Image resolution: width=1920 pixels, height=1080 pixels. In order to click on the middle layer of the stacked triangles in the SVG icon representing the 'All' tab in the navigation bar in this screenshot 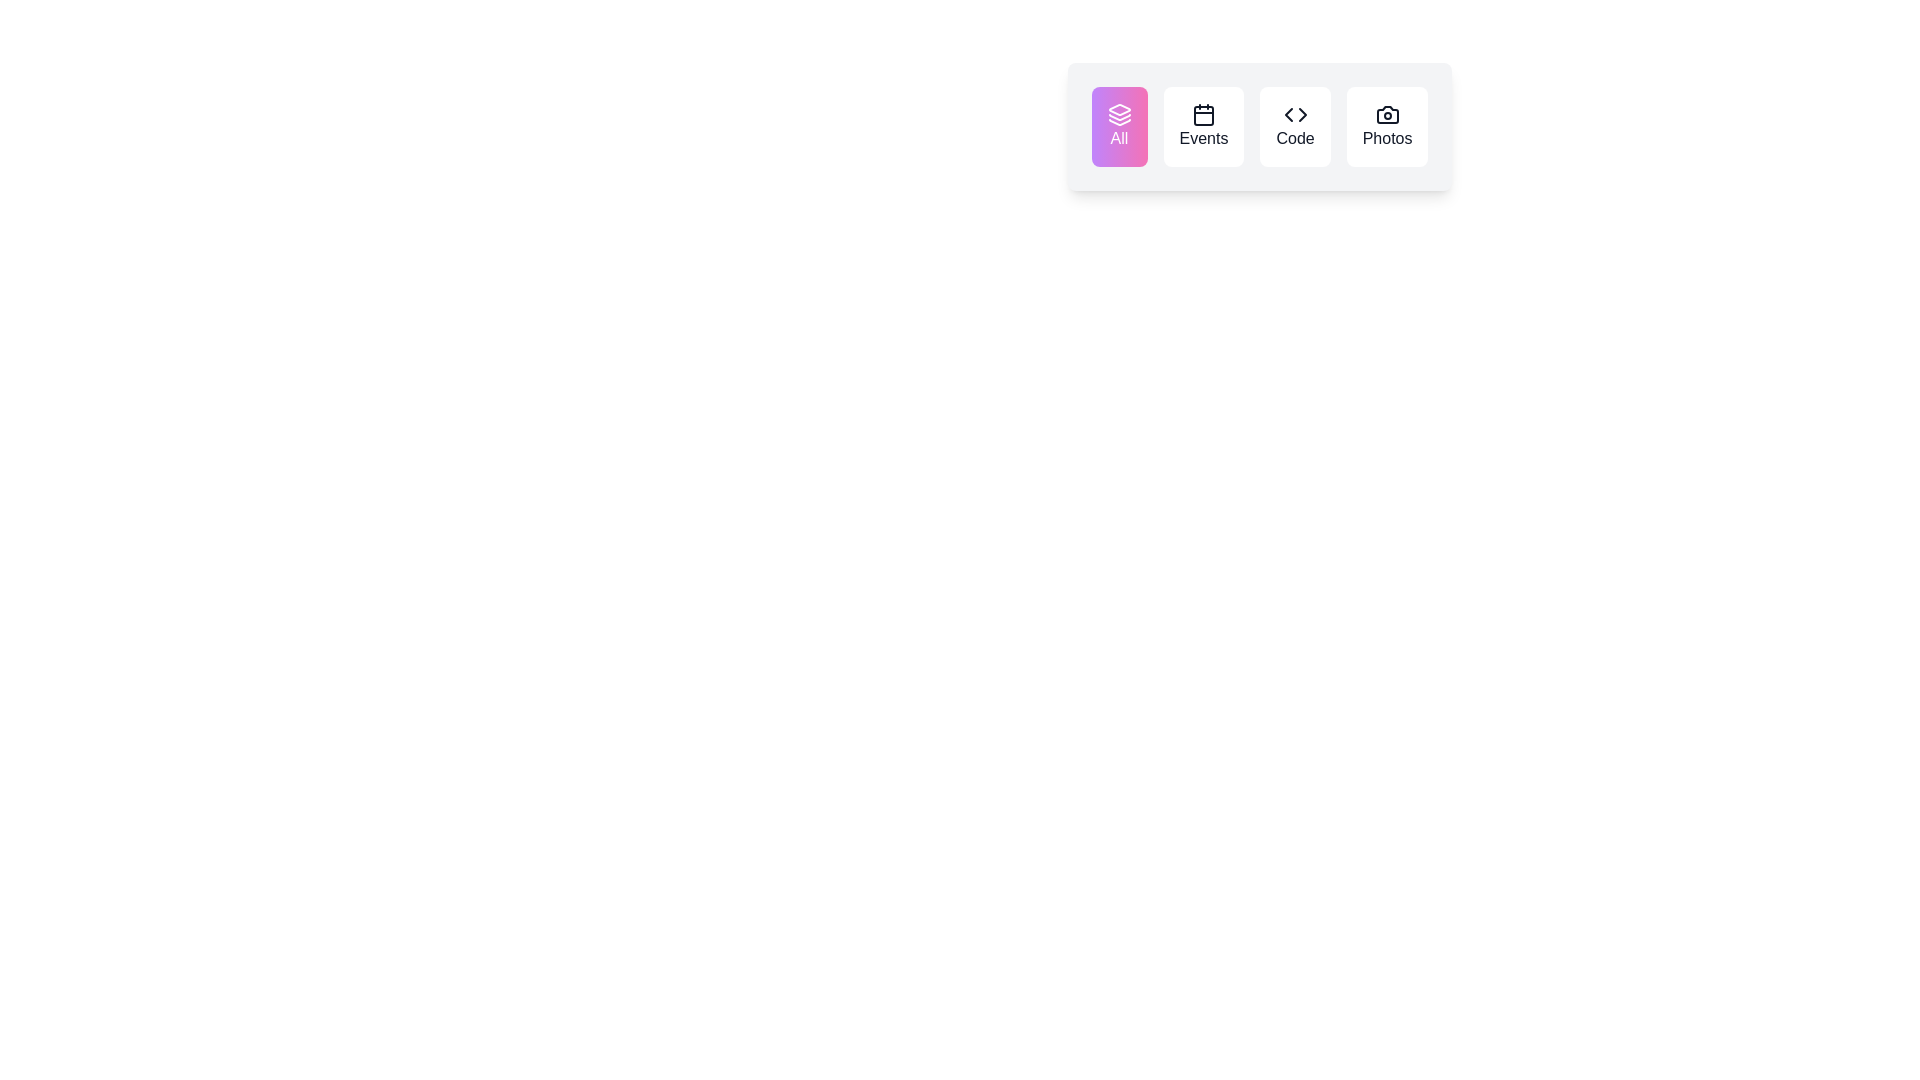, I will do `click(1118, 117)`.